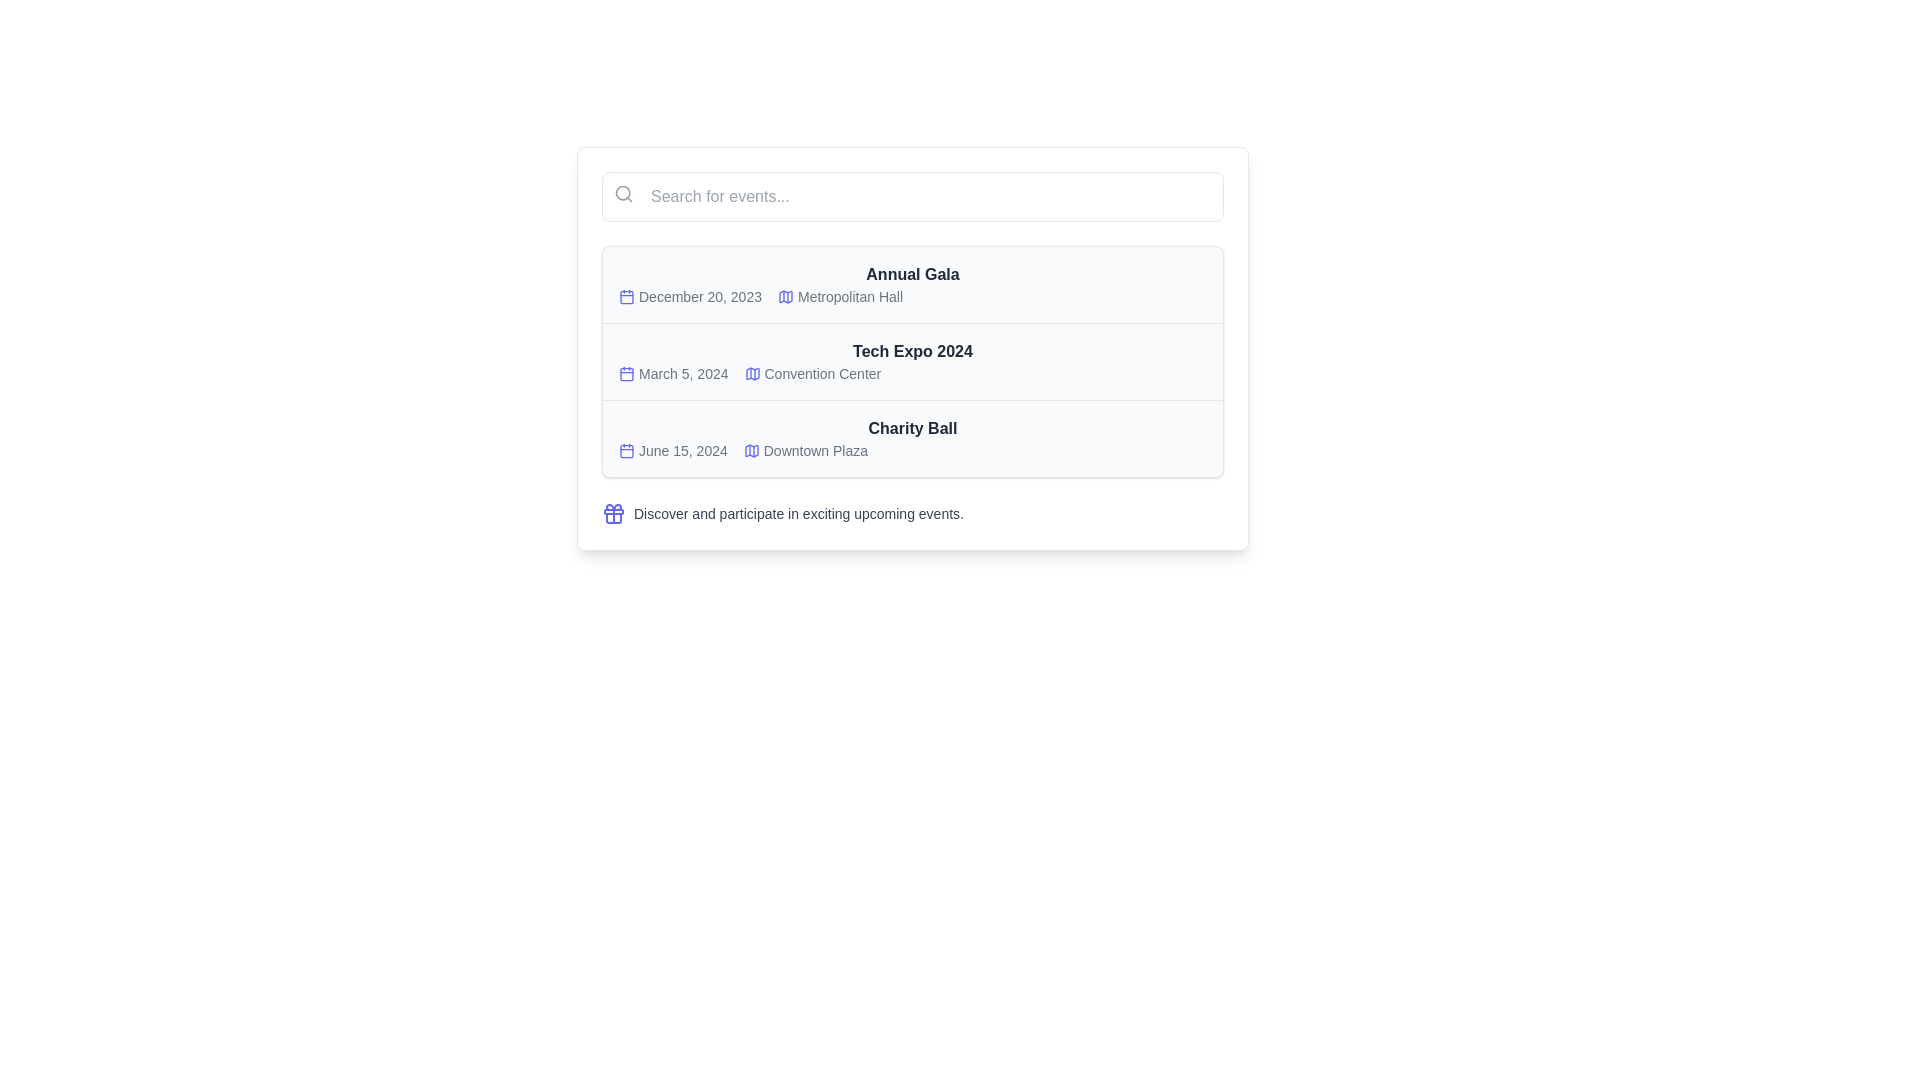 This screenshot has height=1080, width=1920. I want to click on the list item labeled 'Annual Gala', so click(911, 285).